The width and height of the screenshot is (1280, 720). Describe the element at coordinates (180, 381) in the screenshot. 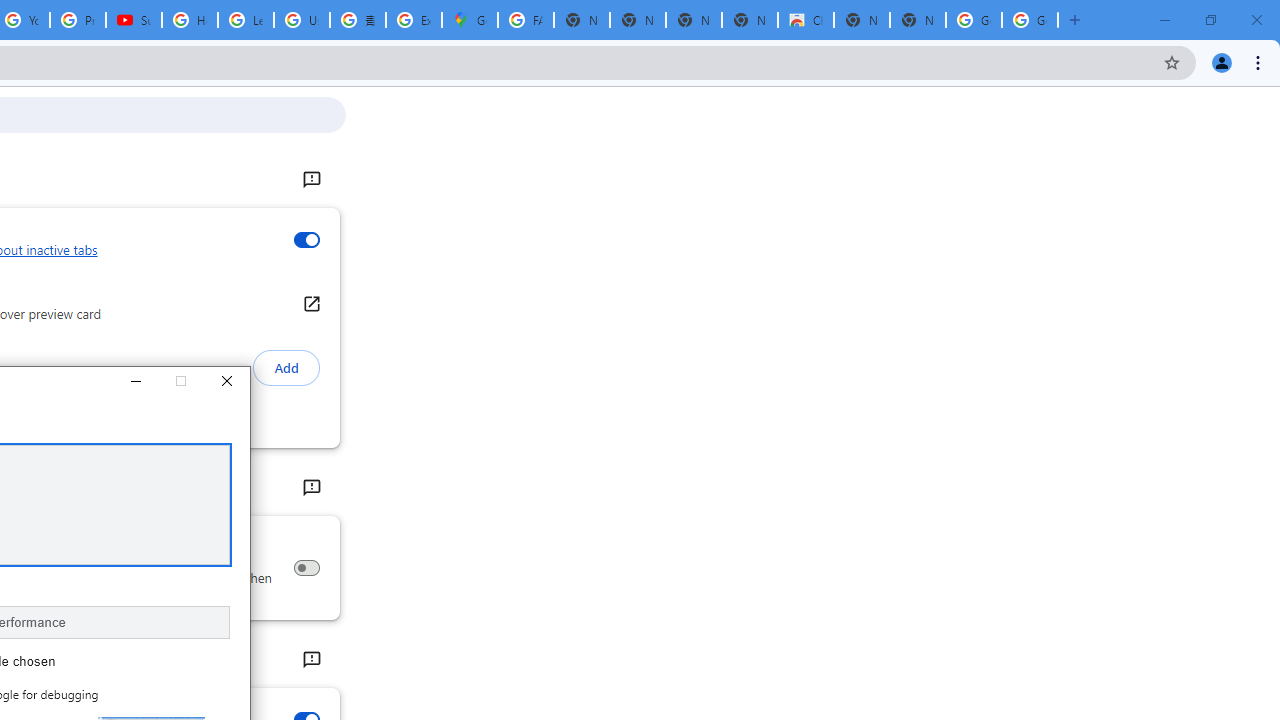

I see `'Maximize'` at that location.